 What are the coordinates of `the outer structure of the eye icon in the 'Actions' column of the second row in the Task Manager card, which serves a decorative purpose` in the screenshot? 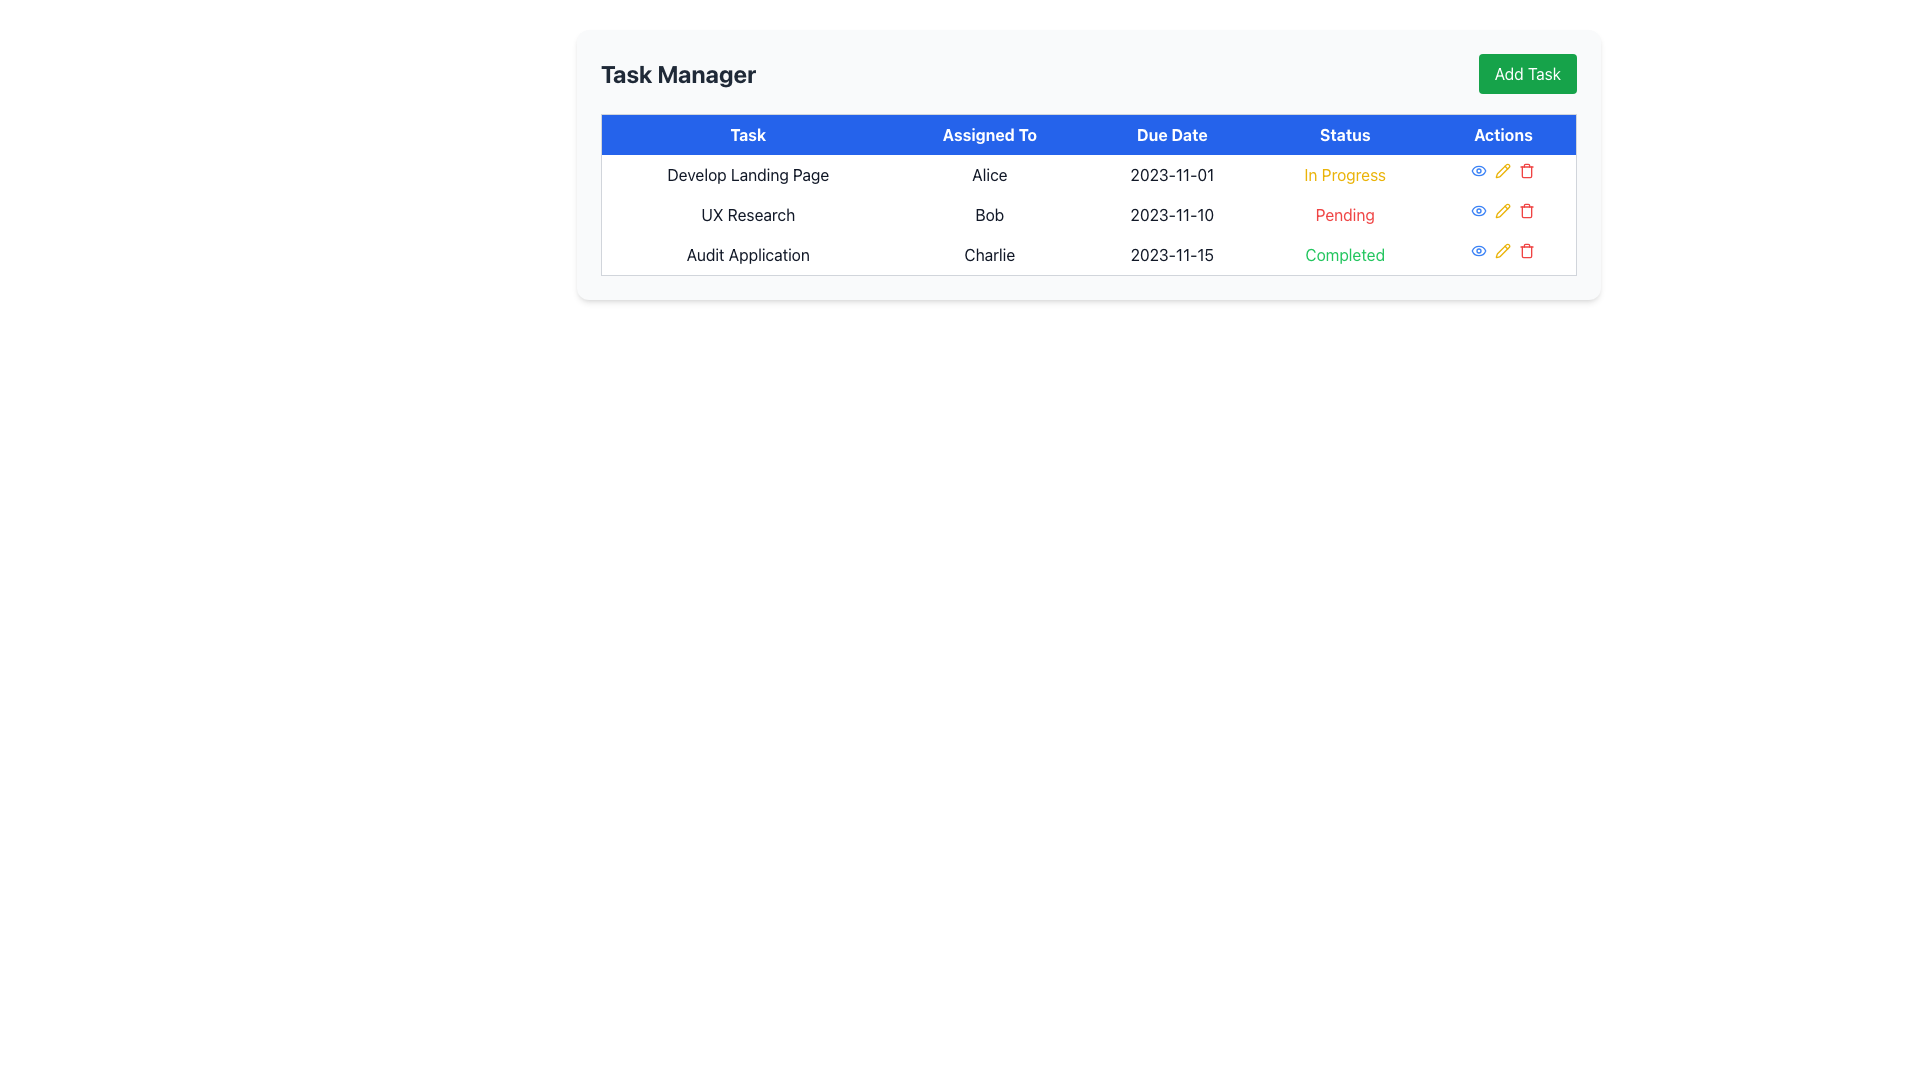 It's located at (1479, 169).